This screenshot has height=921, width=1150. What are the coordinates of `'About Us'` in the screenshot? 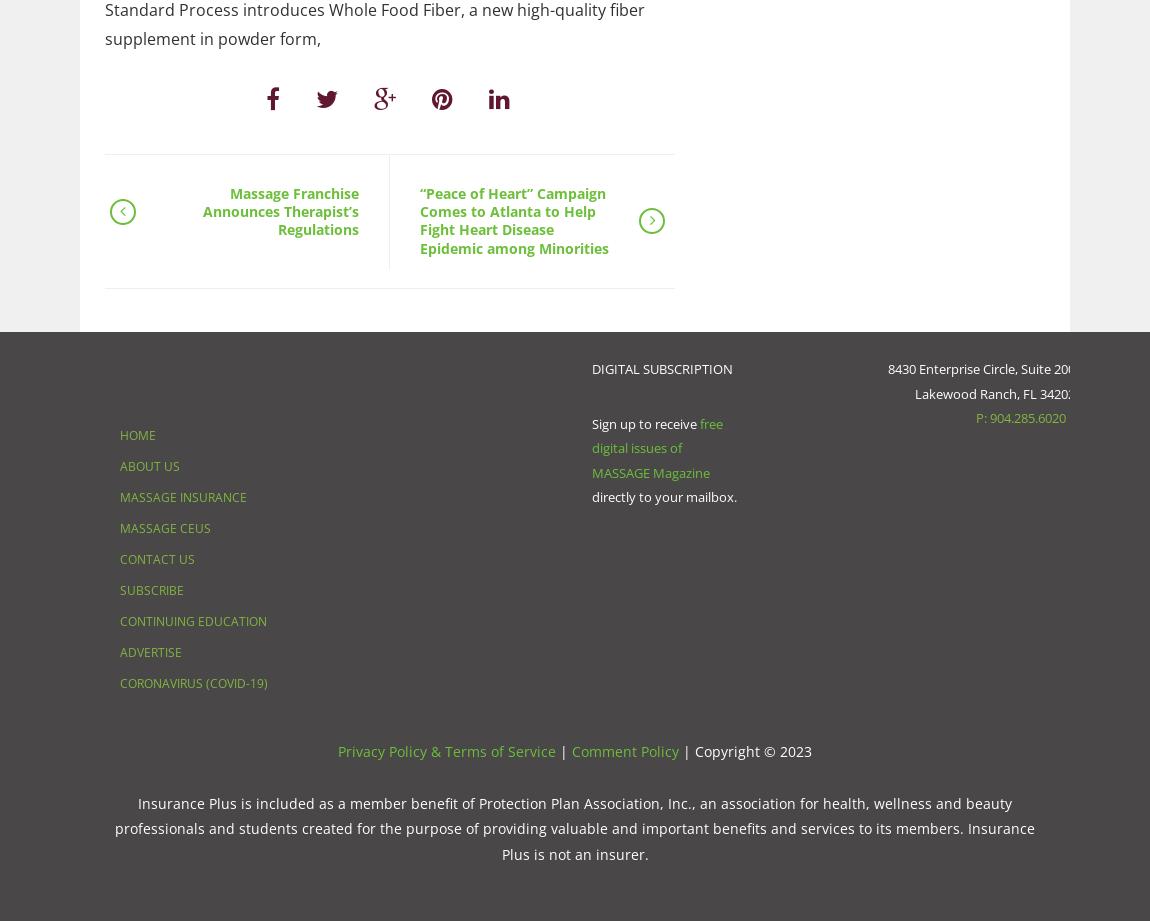 It's located at (148, 464).